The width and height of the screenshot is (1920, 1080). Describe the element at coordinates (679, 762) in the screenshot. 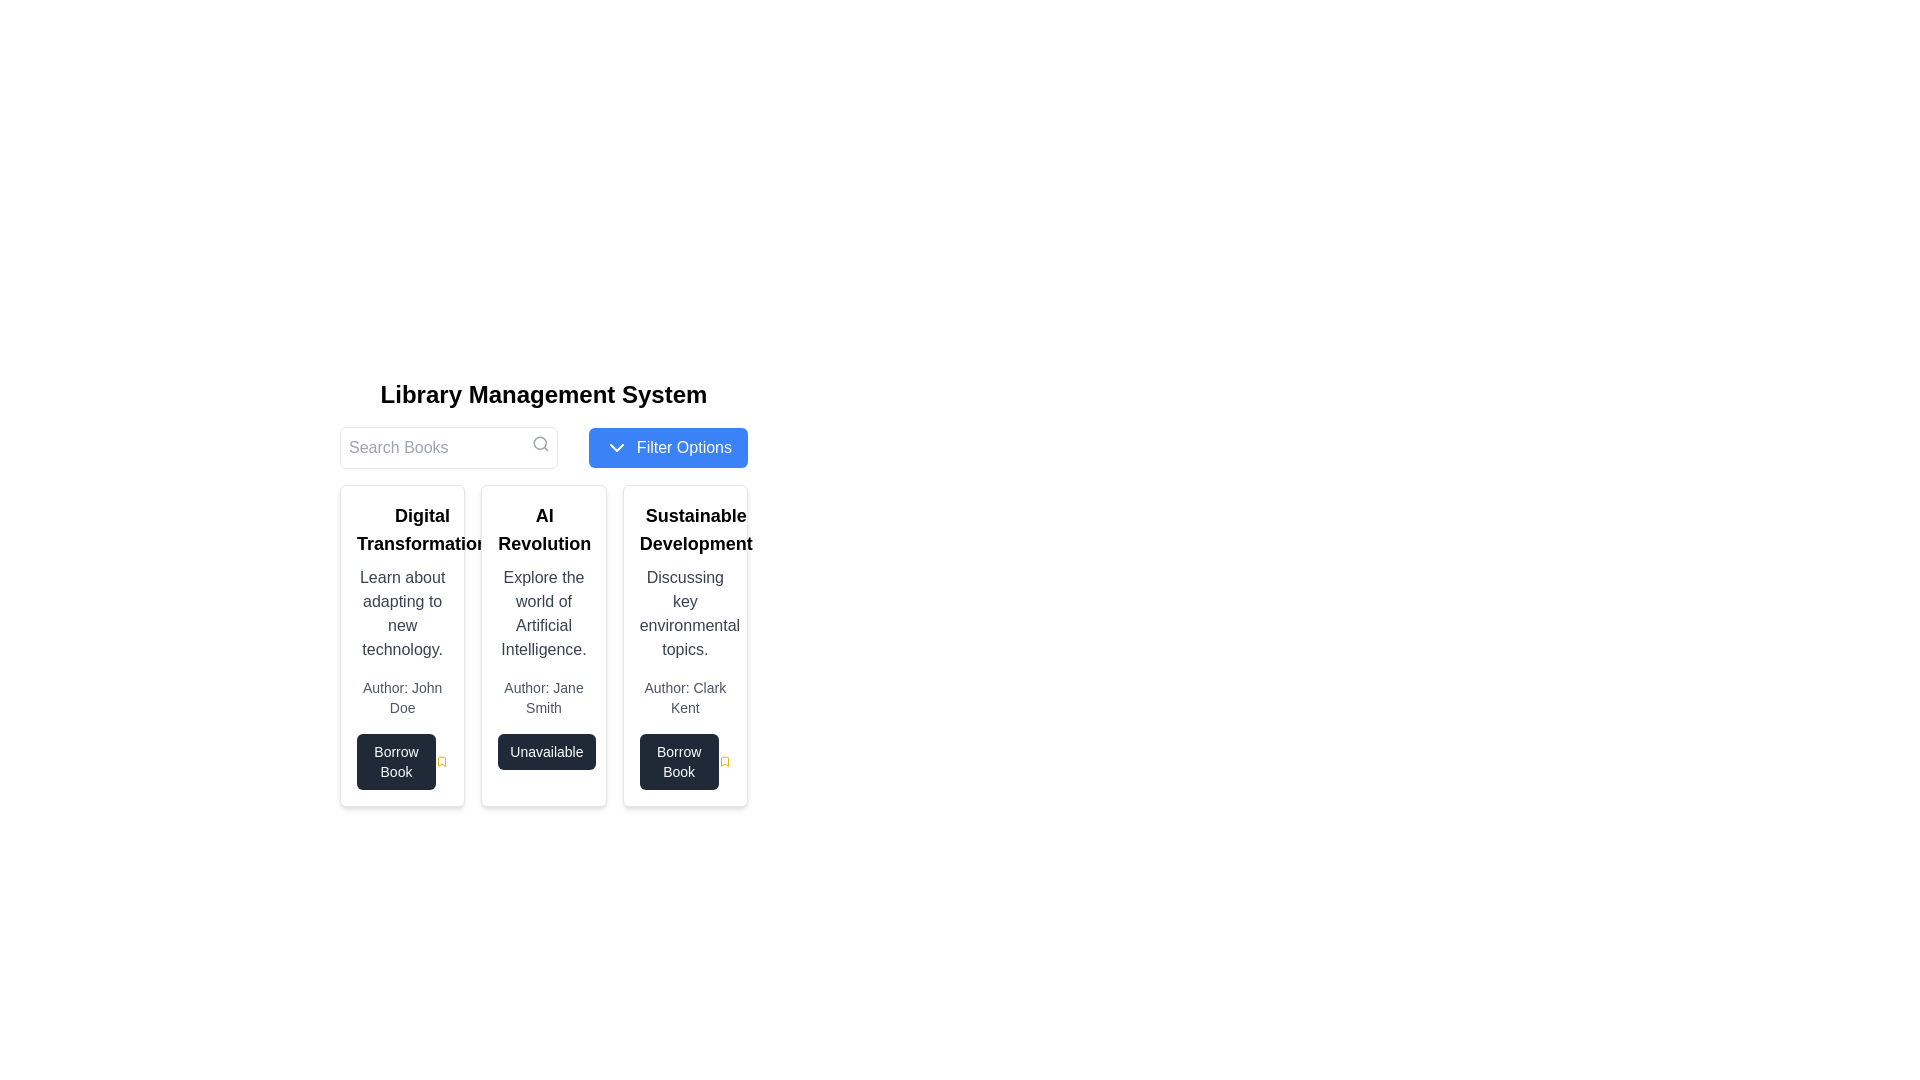

I see `the button that initiates the process of borrowing a book, located at the bottom center of the 'Sustainable Development' card` at that location.